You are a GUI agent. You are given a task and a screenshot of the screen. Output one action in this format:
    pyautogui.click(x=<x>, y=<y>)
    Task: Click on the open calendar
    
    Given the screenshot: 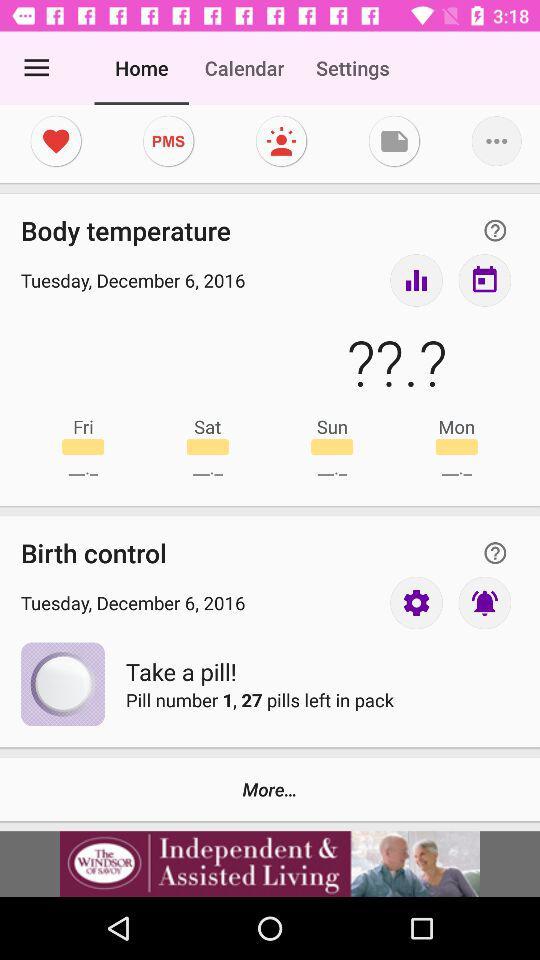 What is the action you would take?
    pyautogui.click(x=483, y=279)
    